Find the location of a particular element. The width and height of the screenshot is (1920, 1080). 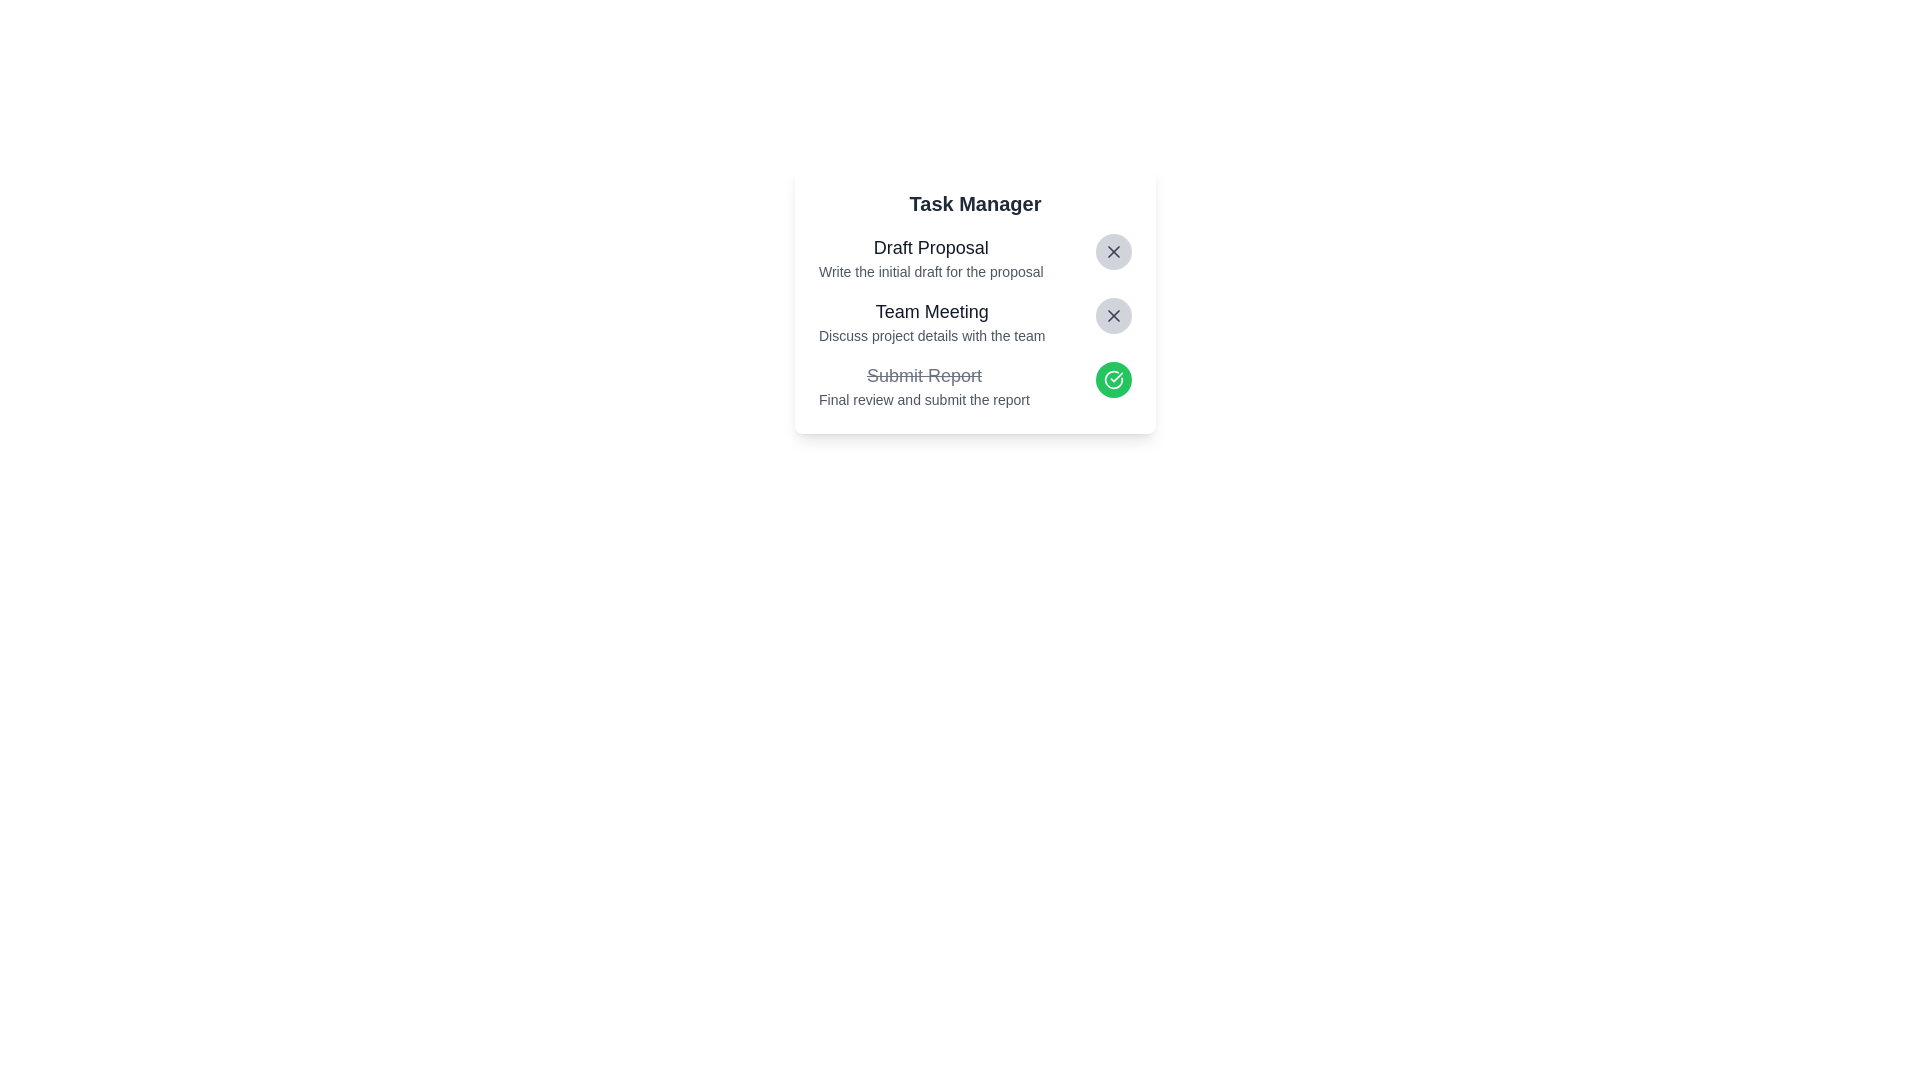

the completion indicator icon within the circular button located to the right of the 'Submit Report' text in the third task item of the Task Manager interface is located at coordinates (1112, 380).